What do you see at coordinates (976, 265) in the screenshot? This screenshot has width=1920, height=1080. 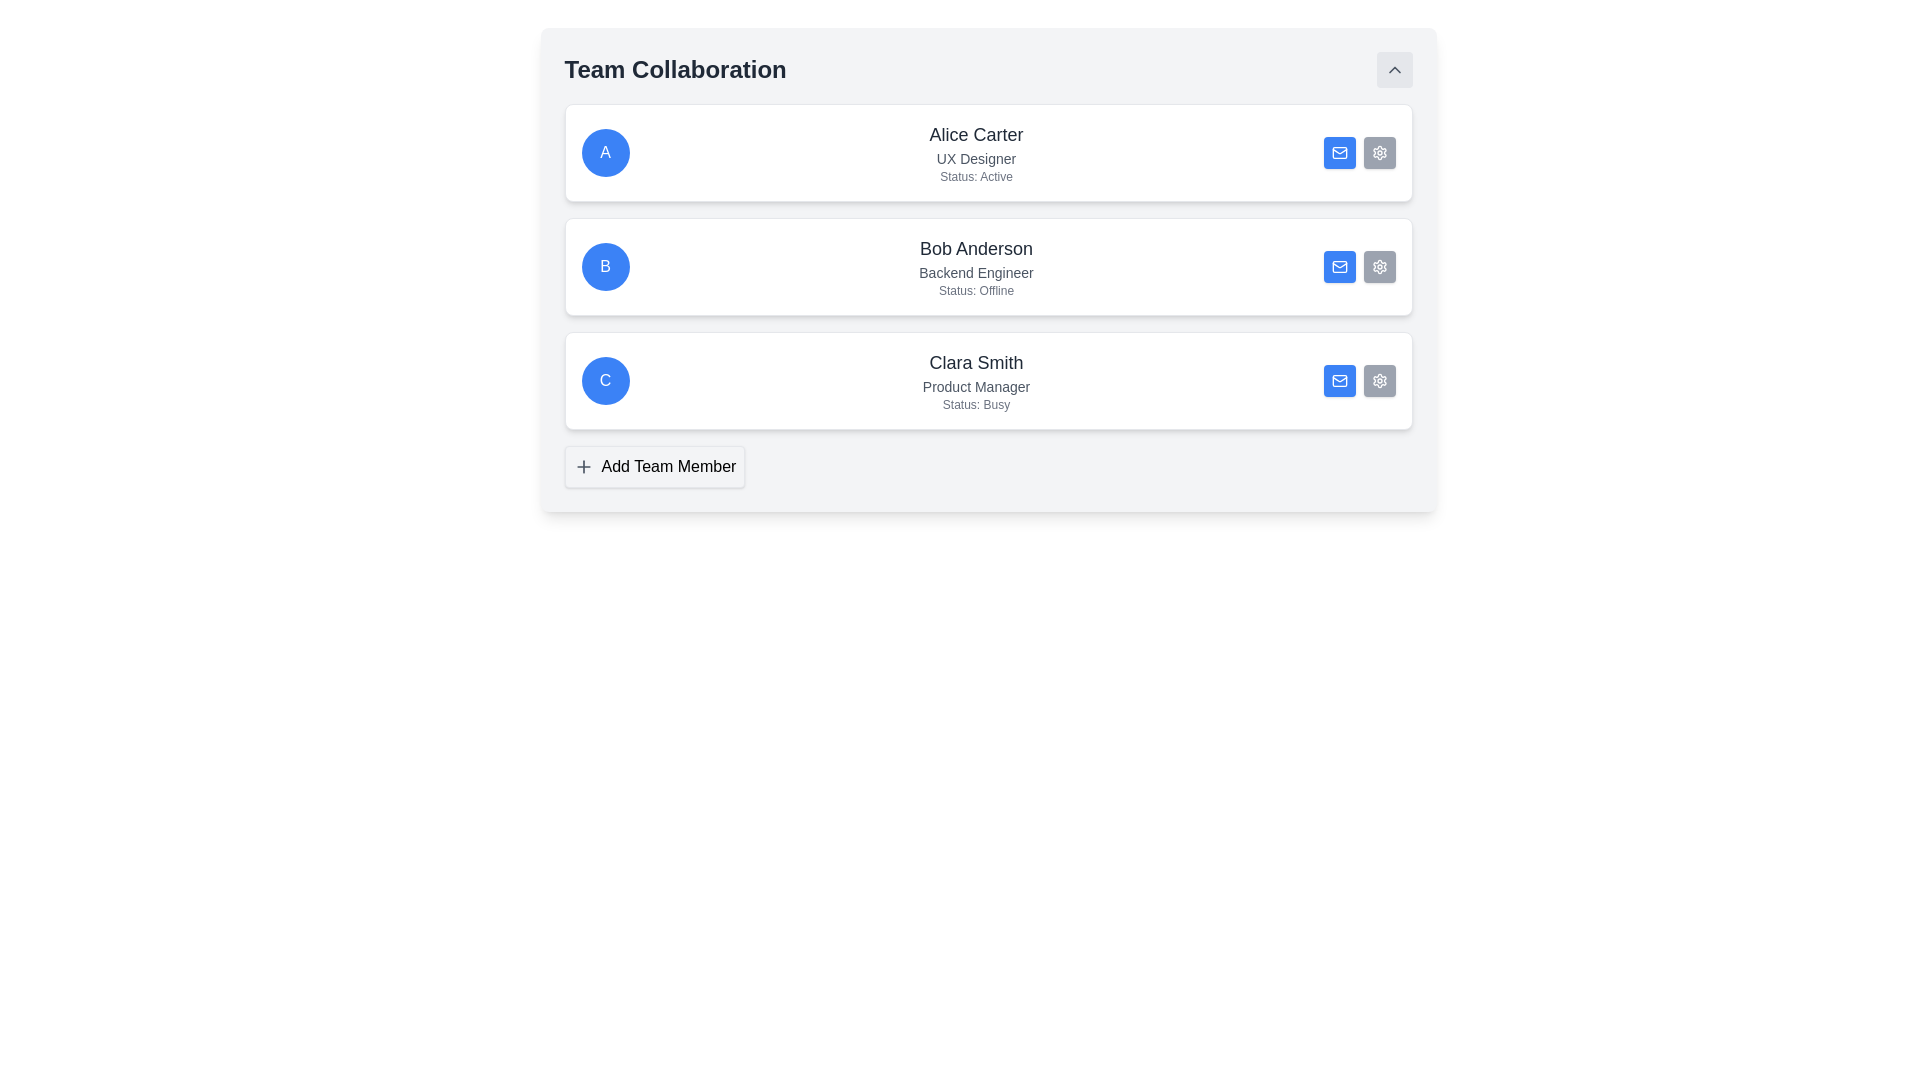 I see `text content of the team member's name, role, and status displayed in the middle card of a vertically stacked list of cards` at bounding box center [976, 265].